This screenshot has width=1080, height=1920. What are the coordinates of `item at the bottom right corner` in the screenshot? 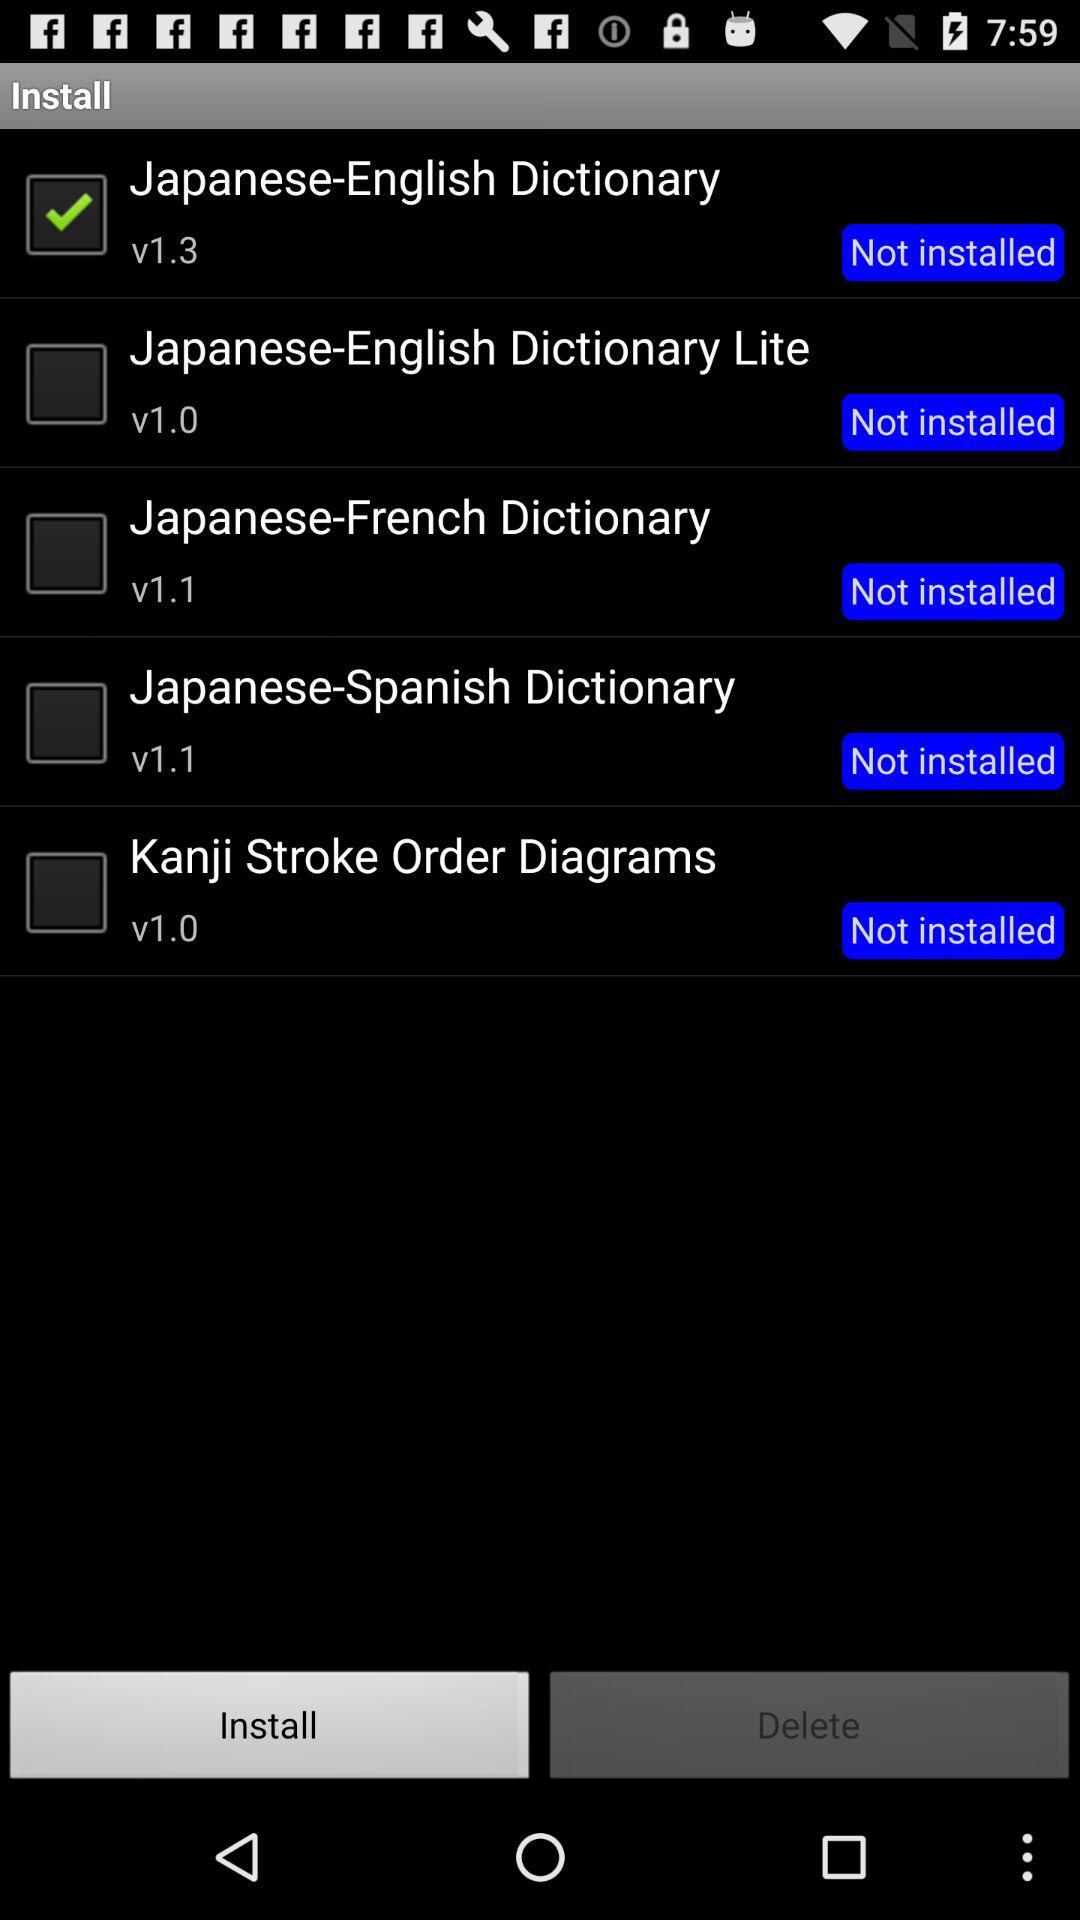 It's located at (810, 1730).